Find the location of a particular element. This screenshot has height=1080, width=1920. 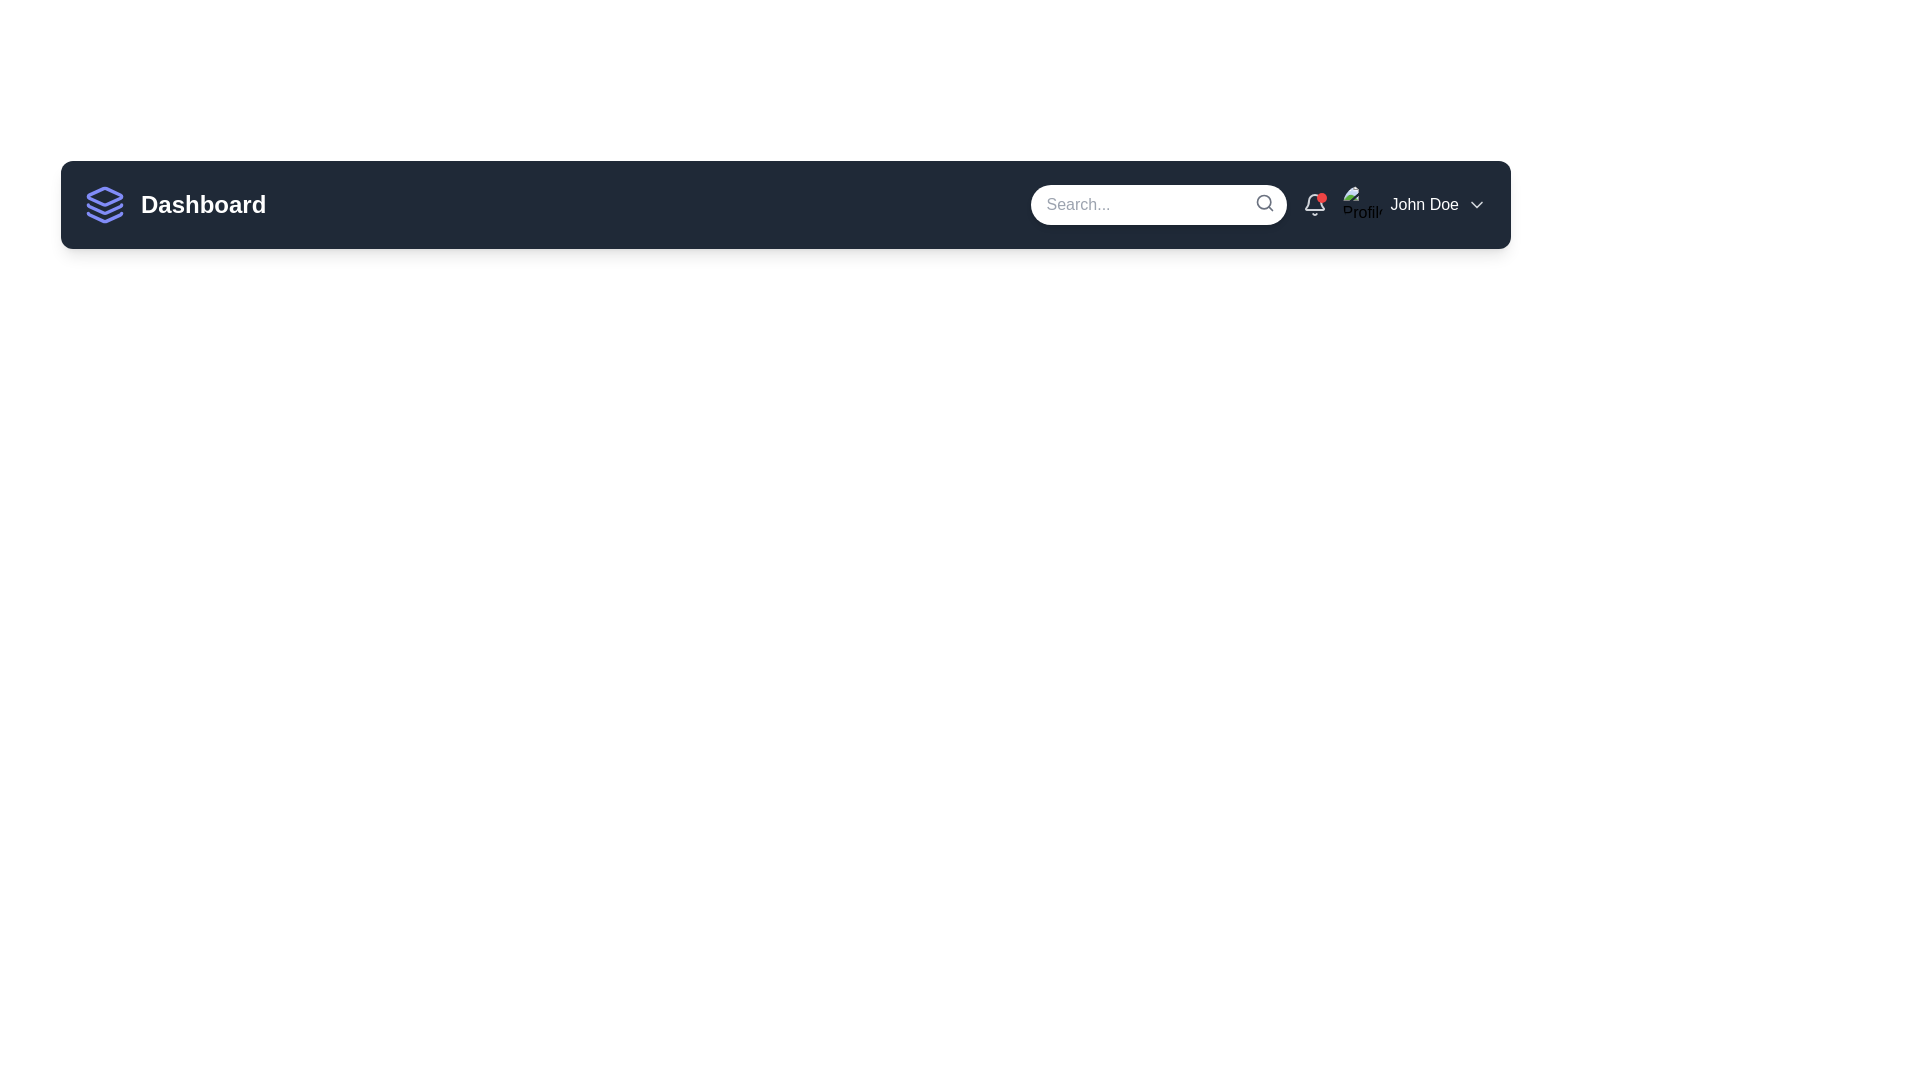

the 'Dashboard' Icon located to the left of the 'Dashboard' text is located at coordinates (104, 204).